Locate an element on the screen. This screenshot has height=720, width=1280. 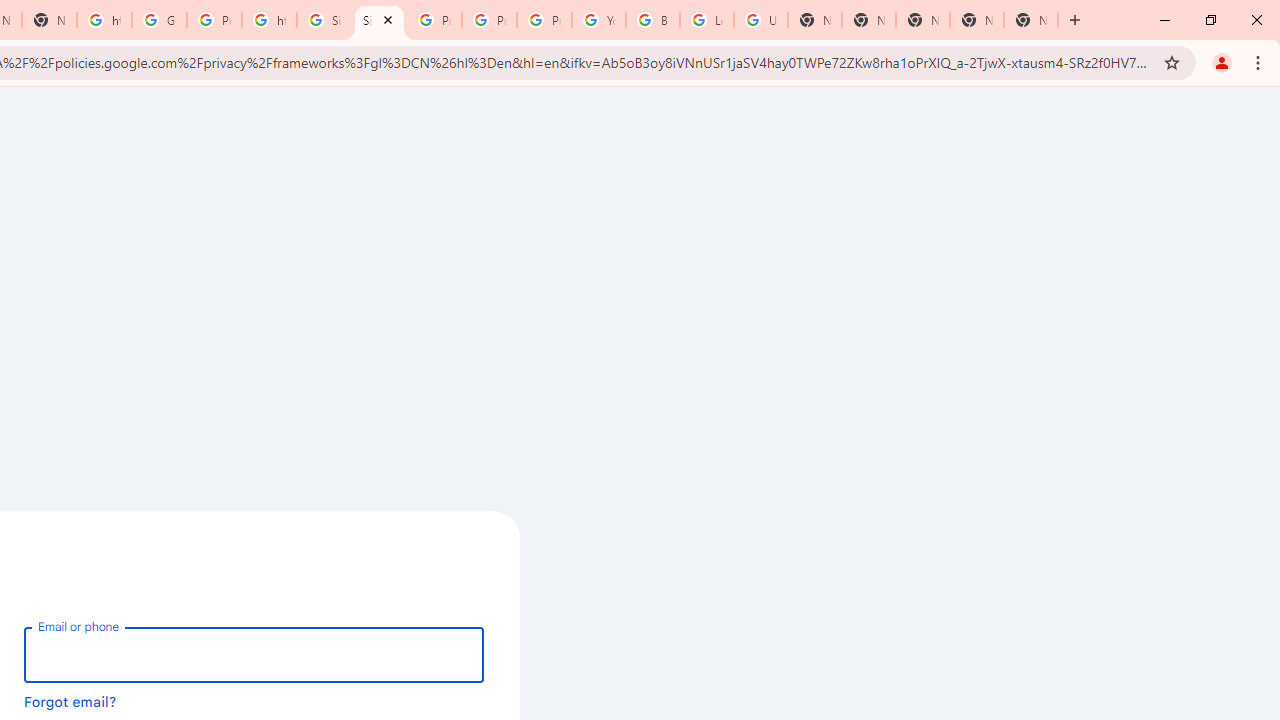
'Forgot email?' is located at coordinates (70, 700).